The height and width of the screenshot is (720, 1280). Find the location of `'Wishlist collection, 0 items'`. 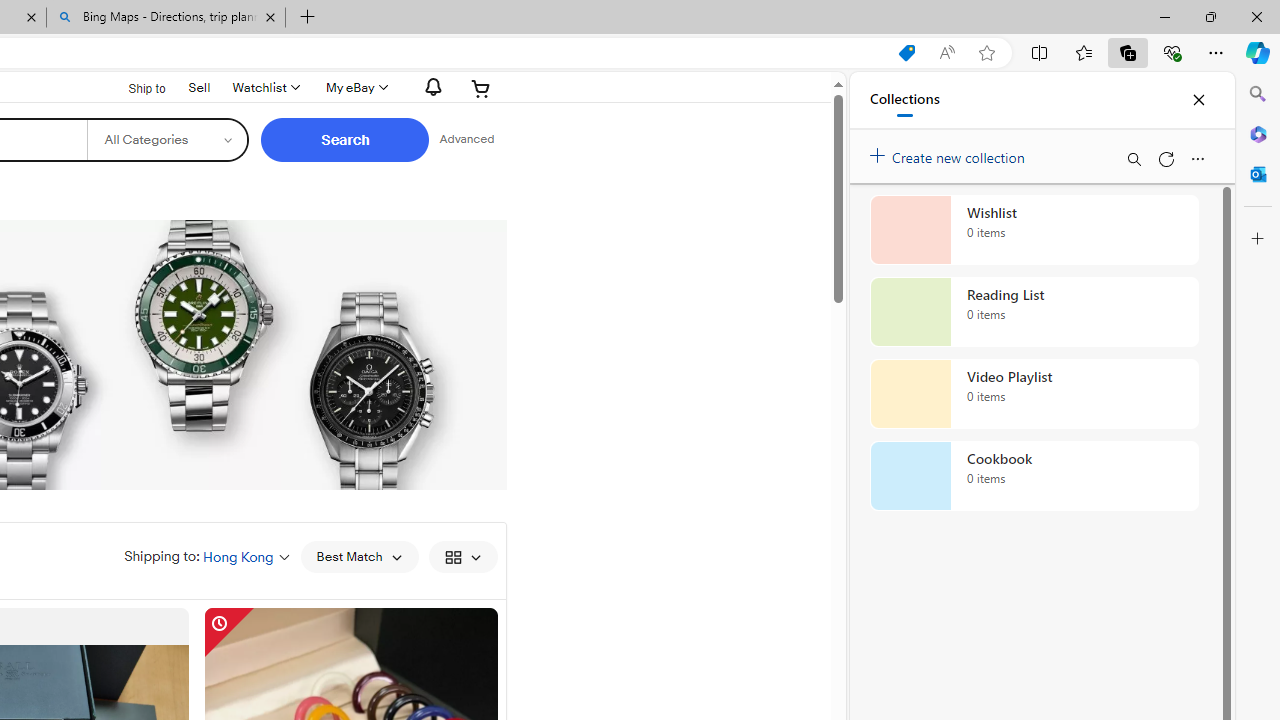

'Wishlist collection, 0 items' is located at coordinates (1034, 229).